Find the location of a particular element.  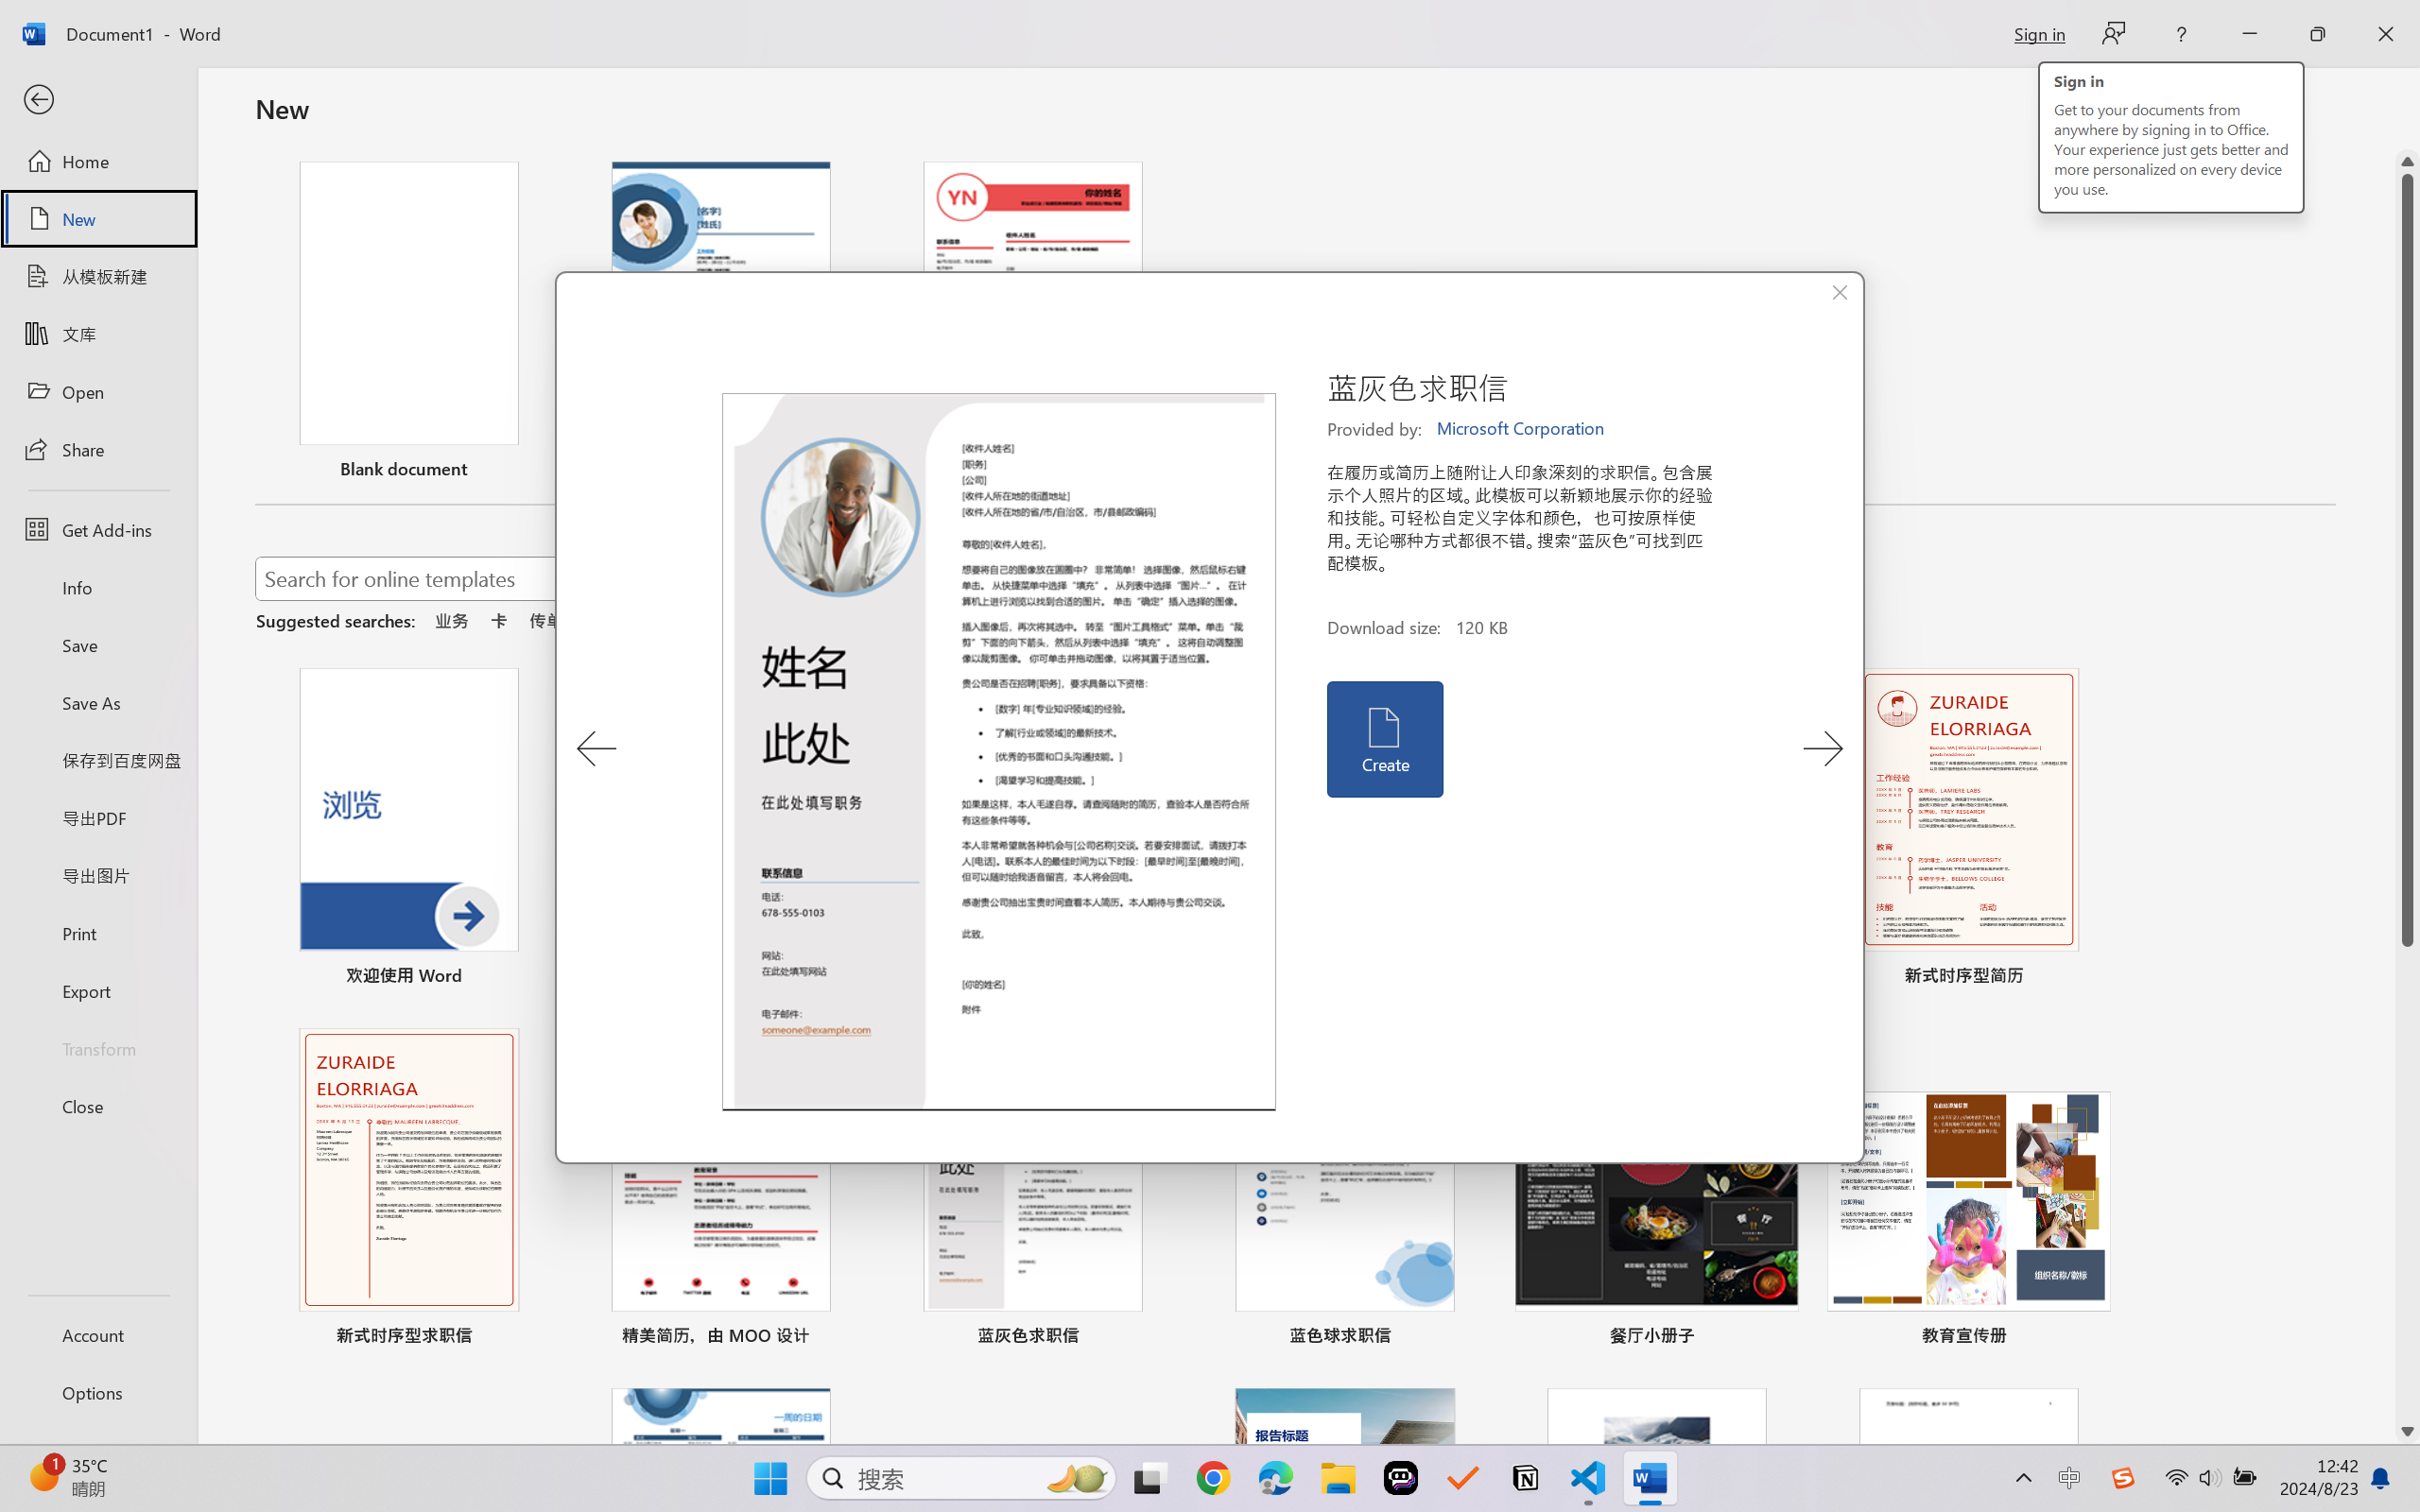

'Info' is located at coordinates (97, 586).